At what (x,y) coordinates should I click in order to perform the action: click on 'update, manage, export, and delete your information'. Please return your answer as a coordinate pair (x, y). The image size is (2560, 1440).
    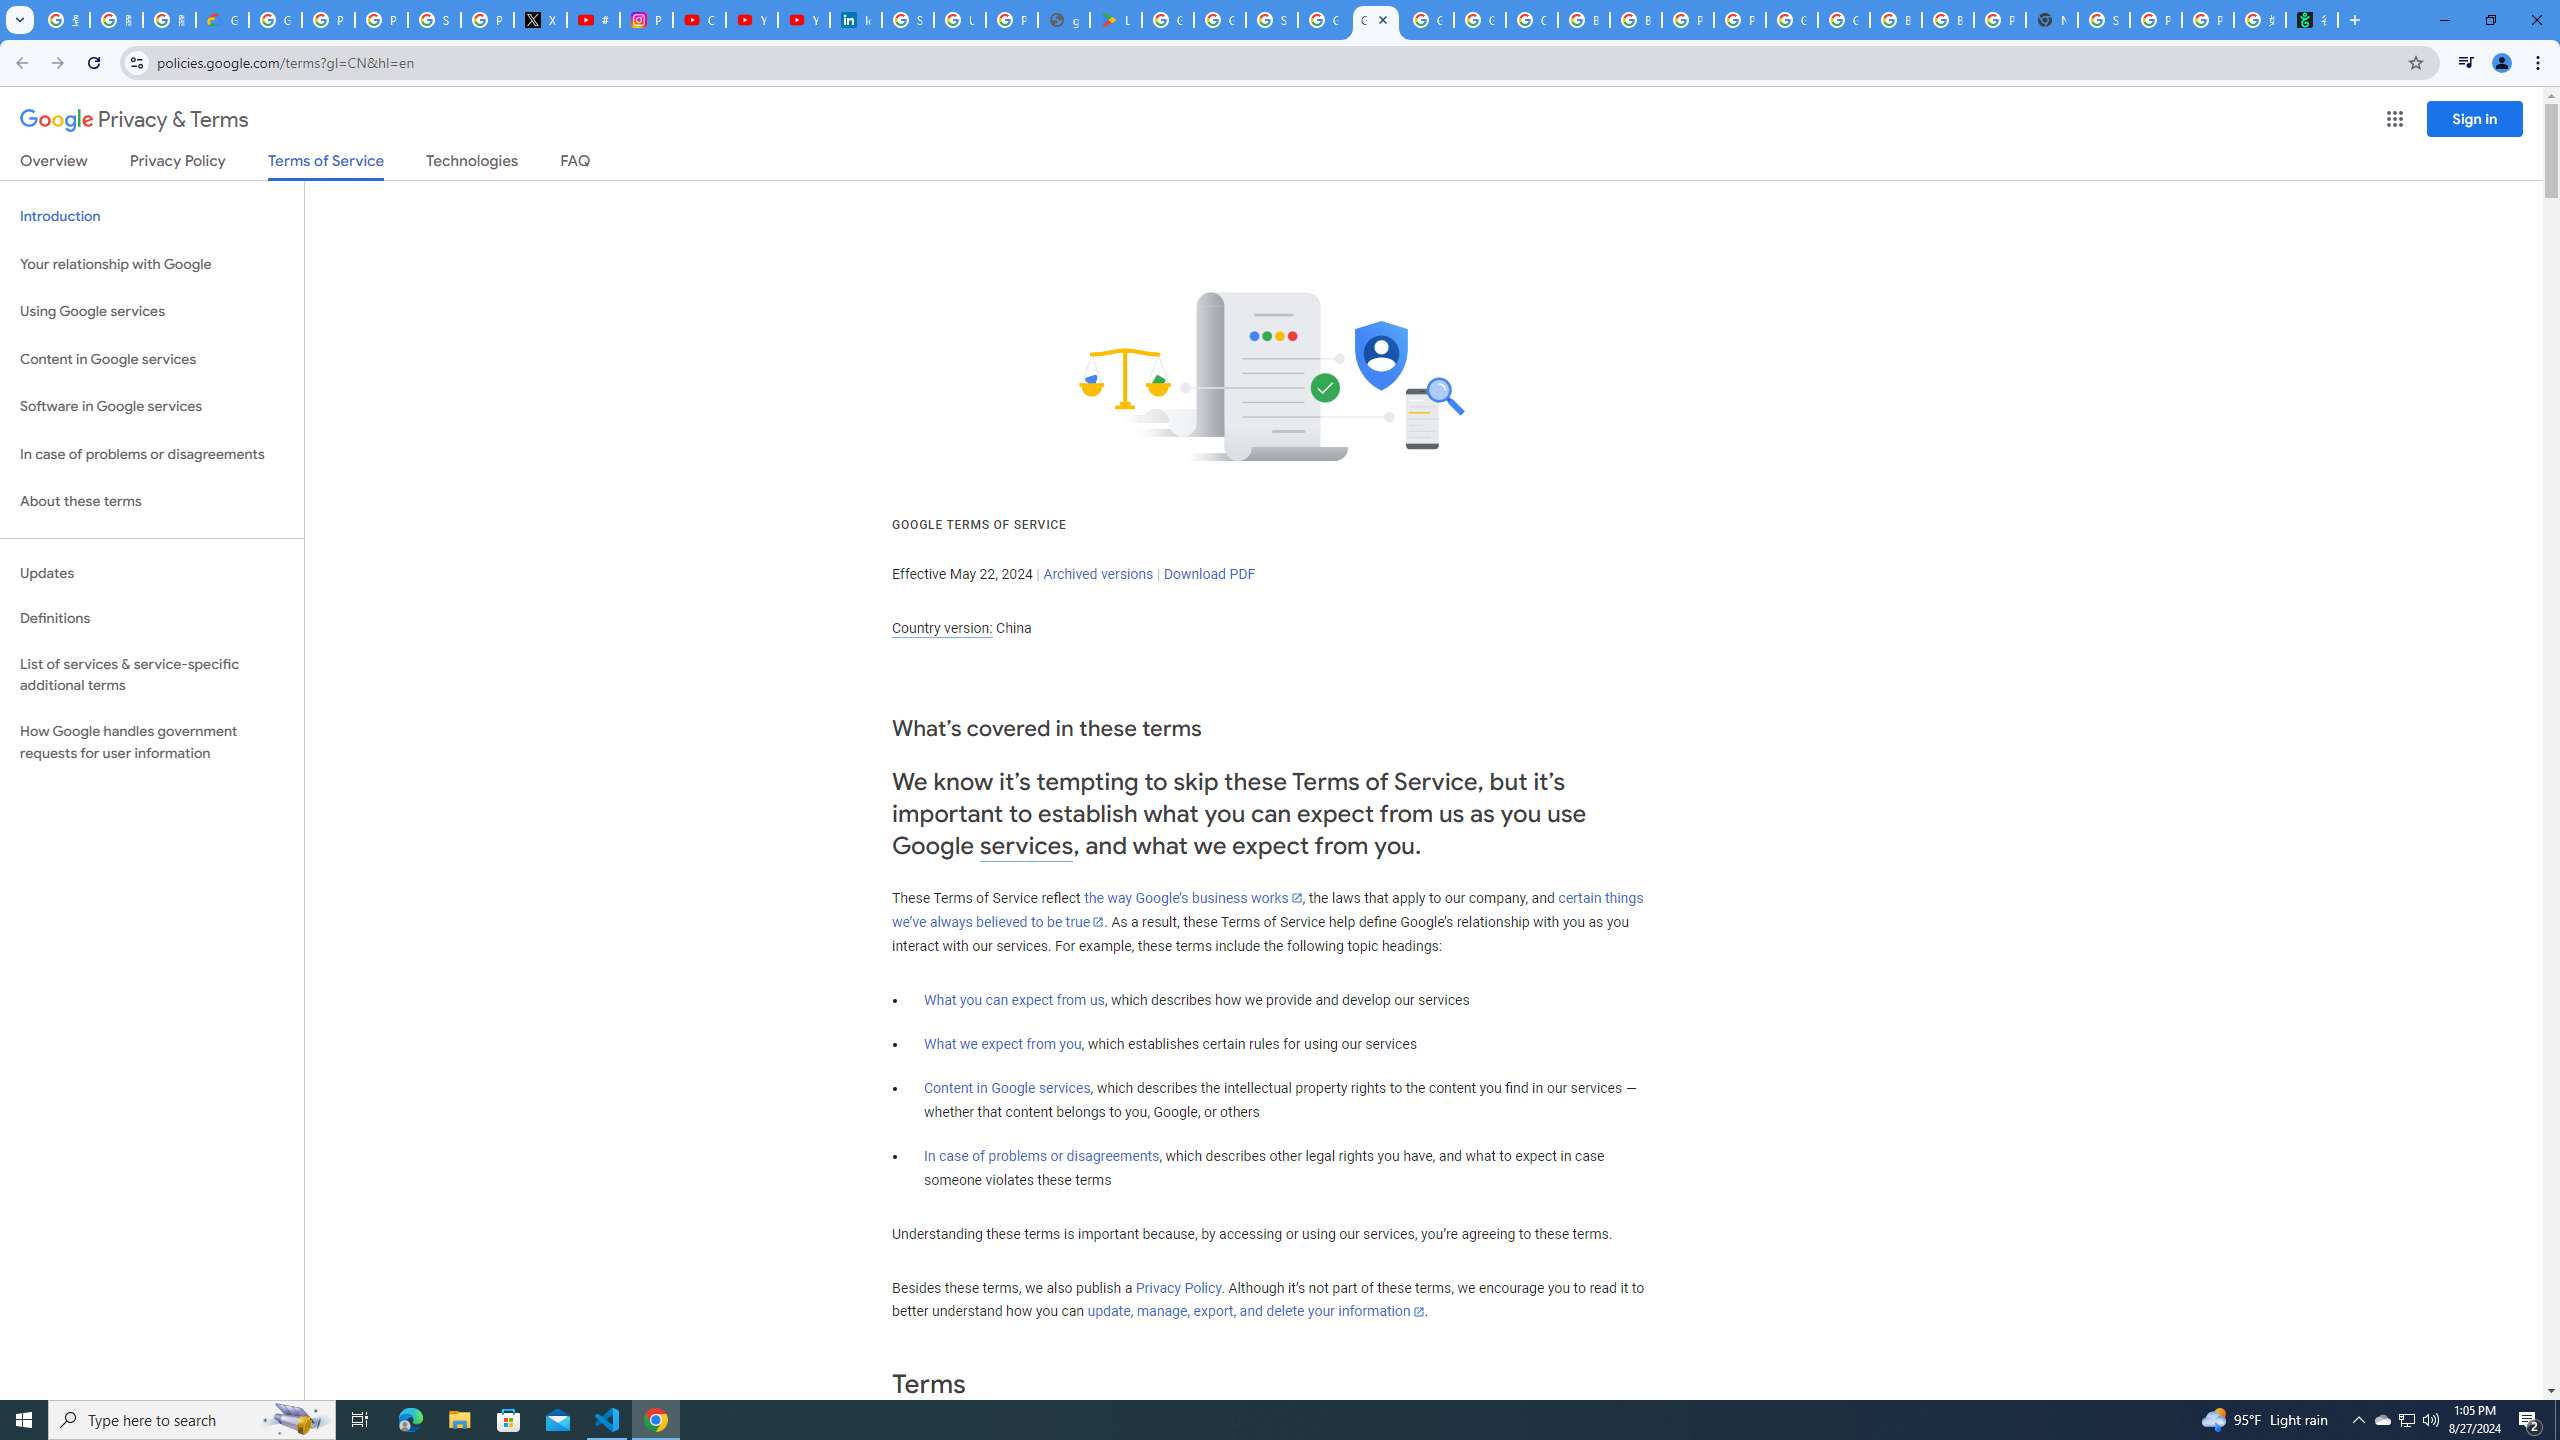
    Looking at the image, I should click on (1255, 1310).